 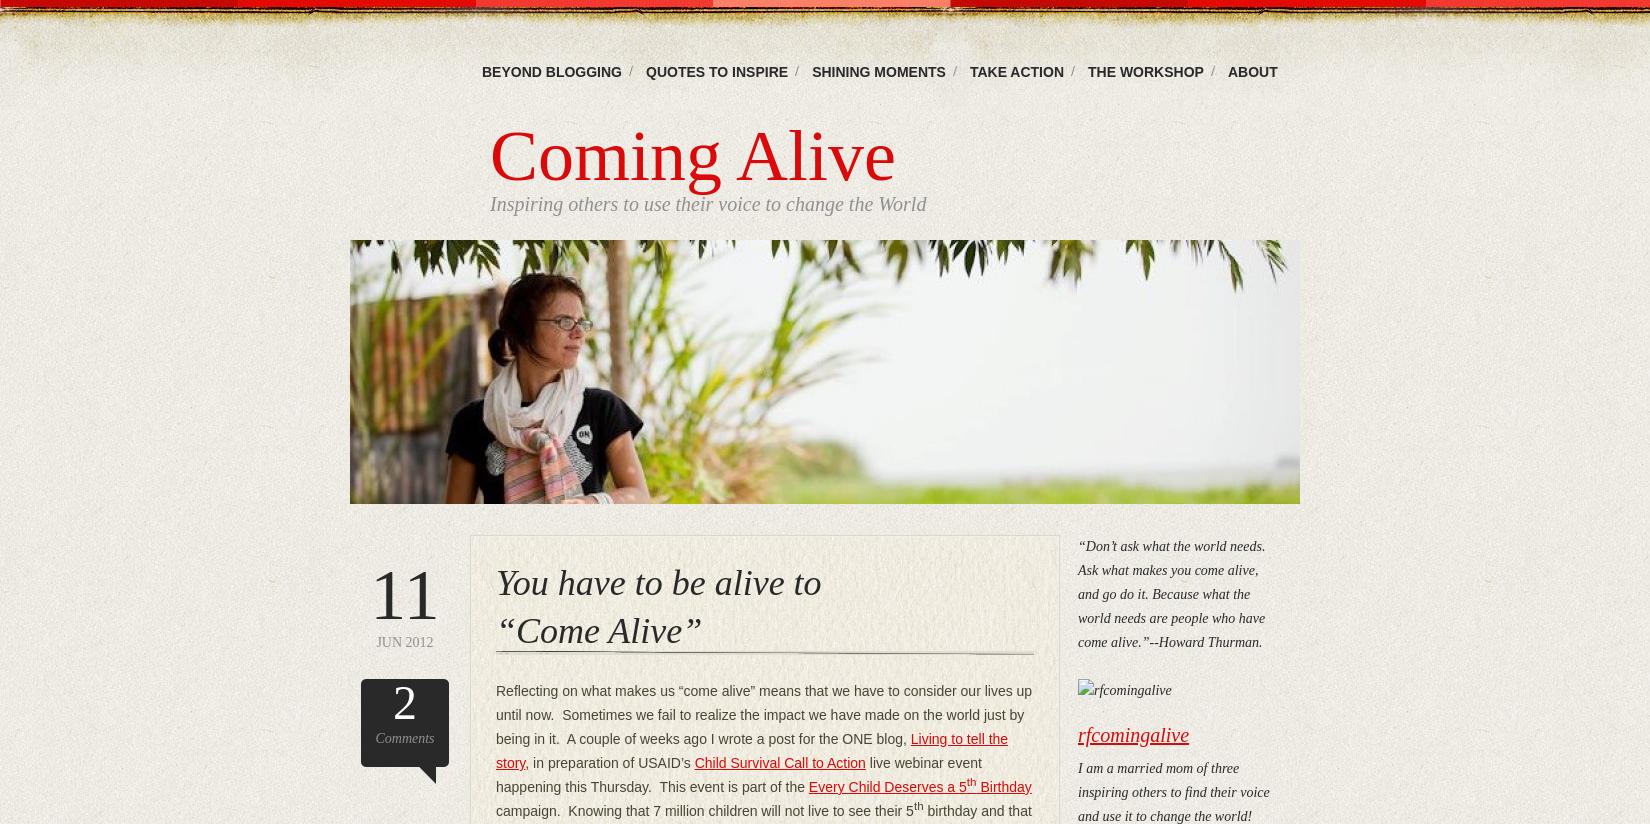 What do you see at coordinates (404, 641) in the screenshot?
I see `'Jun 2012'` at bounding box center [404, 641].